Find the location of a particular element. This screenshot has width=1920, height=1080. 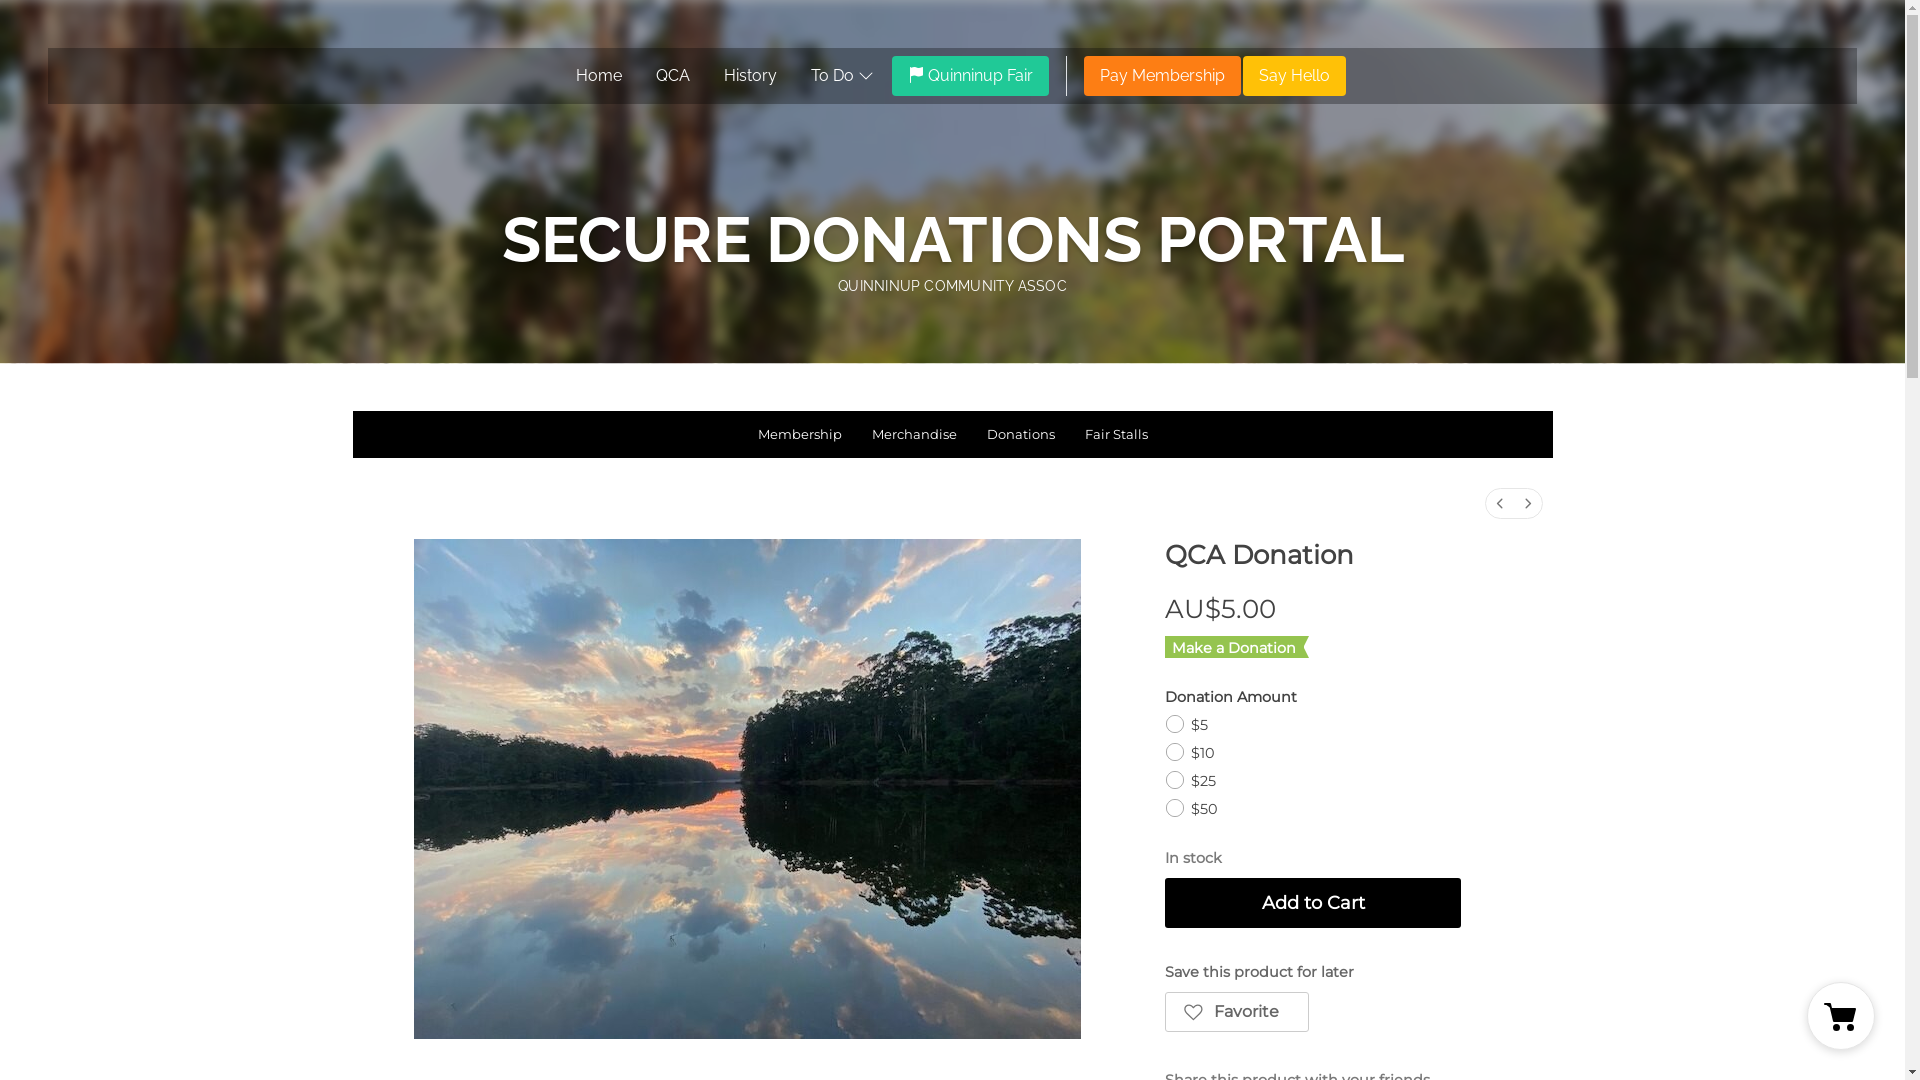

'Quinninup Fair' is located at coordinates (970, 75).